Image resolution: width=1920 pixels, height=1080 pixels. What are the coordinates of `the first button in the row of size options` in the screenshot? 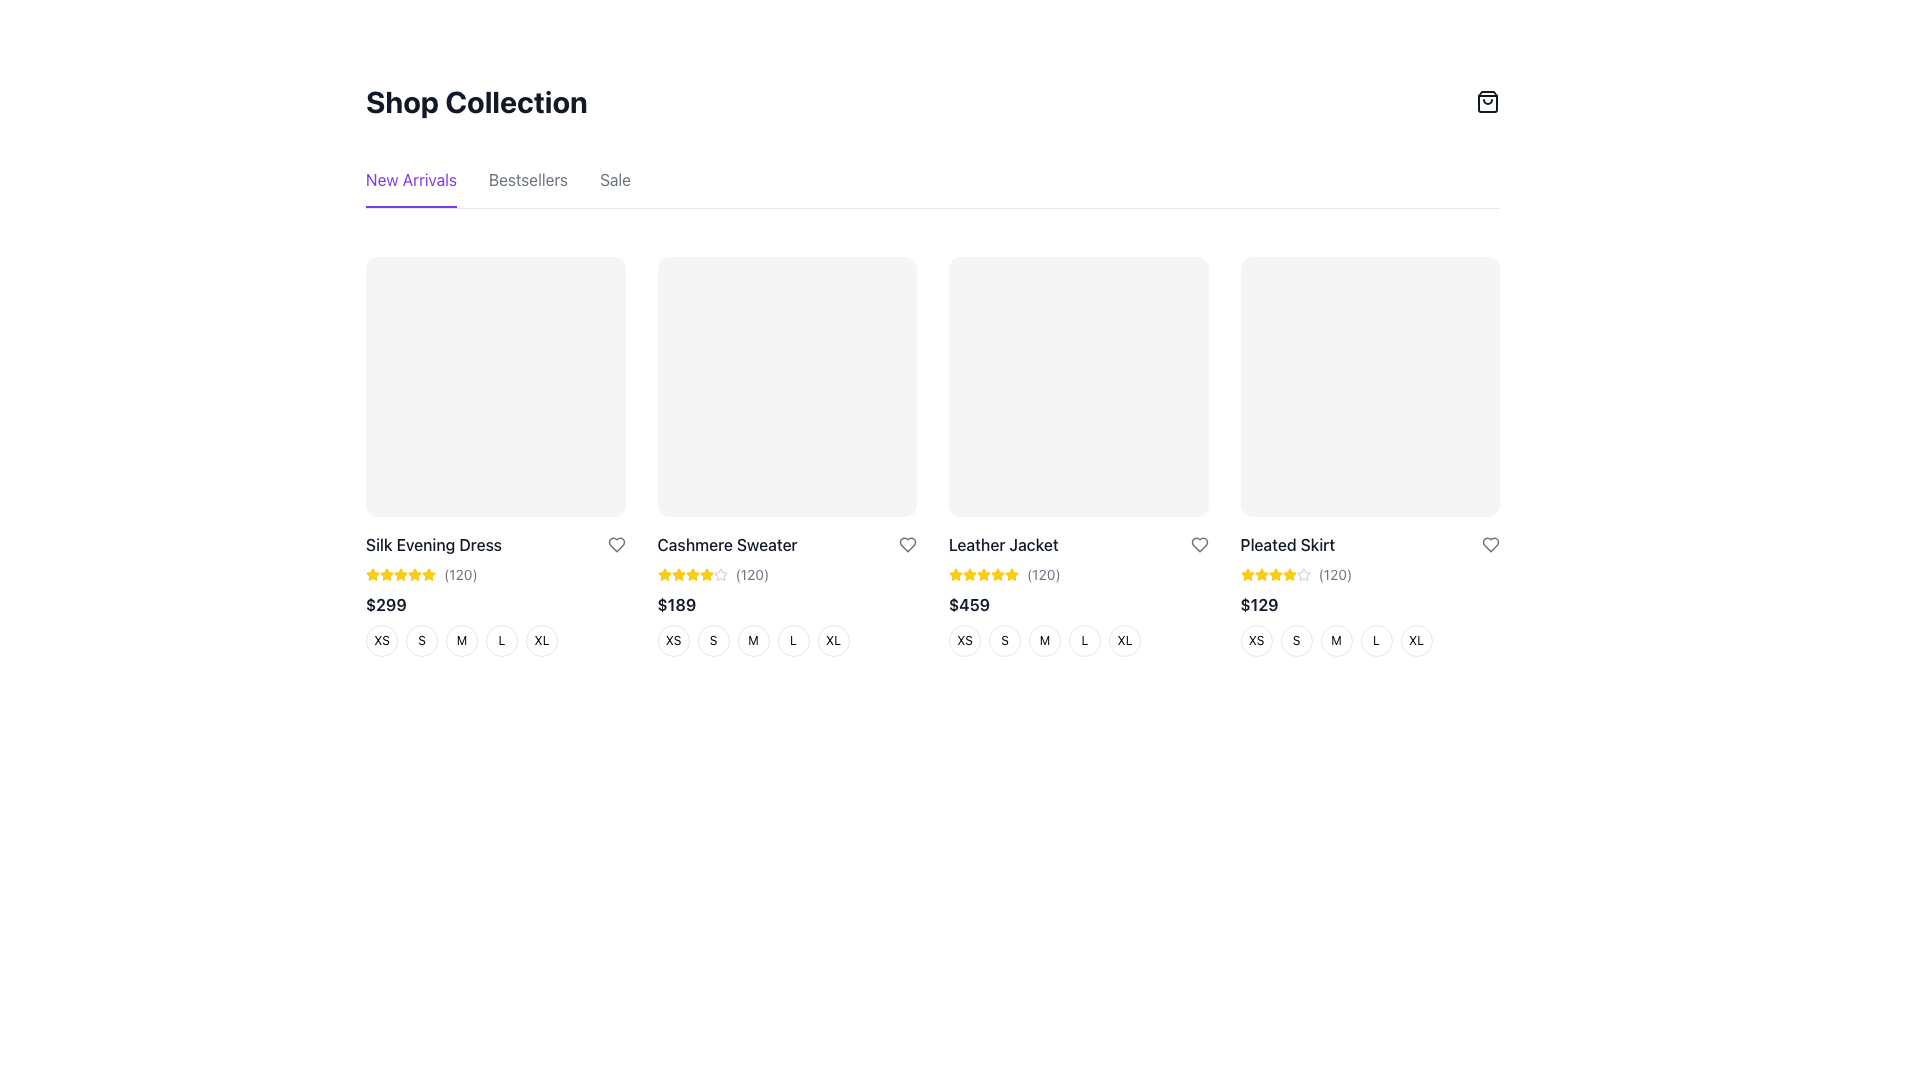 It's located at (382, 640).